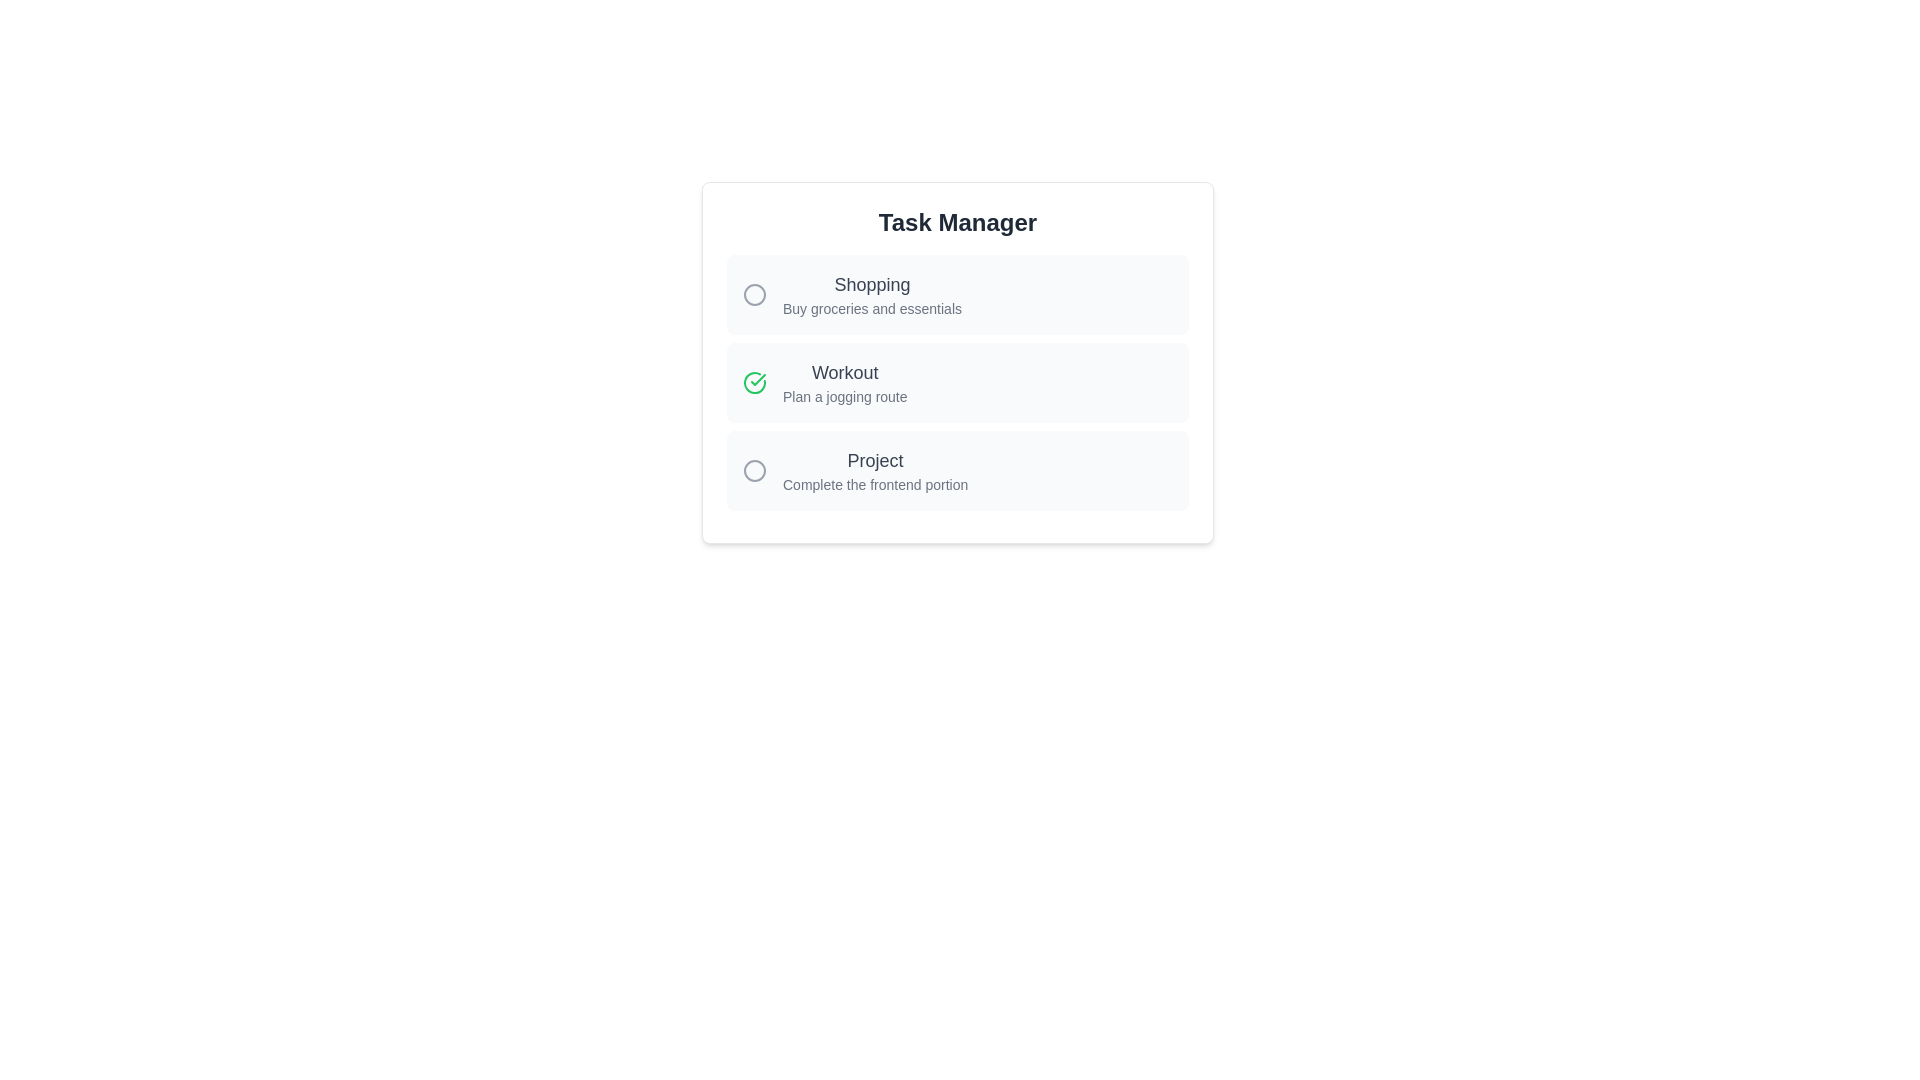 Image resolution: width=1920 pixels, height=1080 pixels. Describe the element at coordinates (875, 461) in the screenshot. I see `the task name text for Project` at that location.